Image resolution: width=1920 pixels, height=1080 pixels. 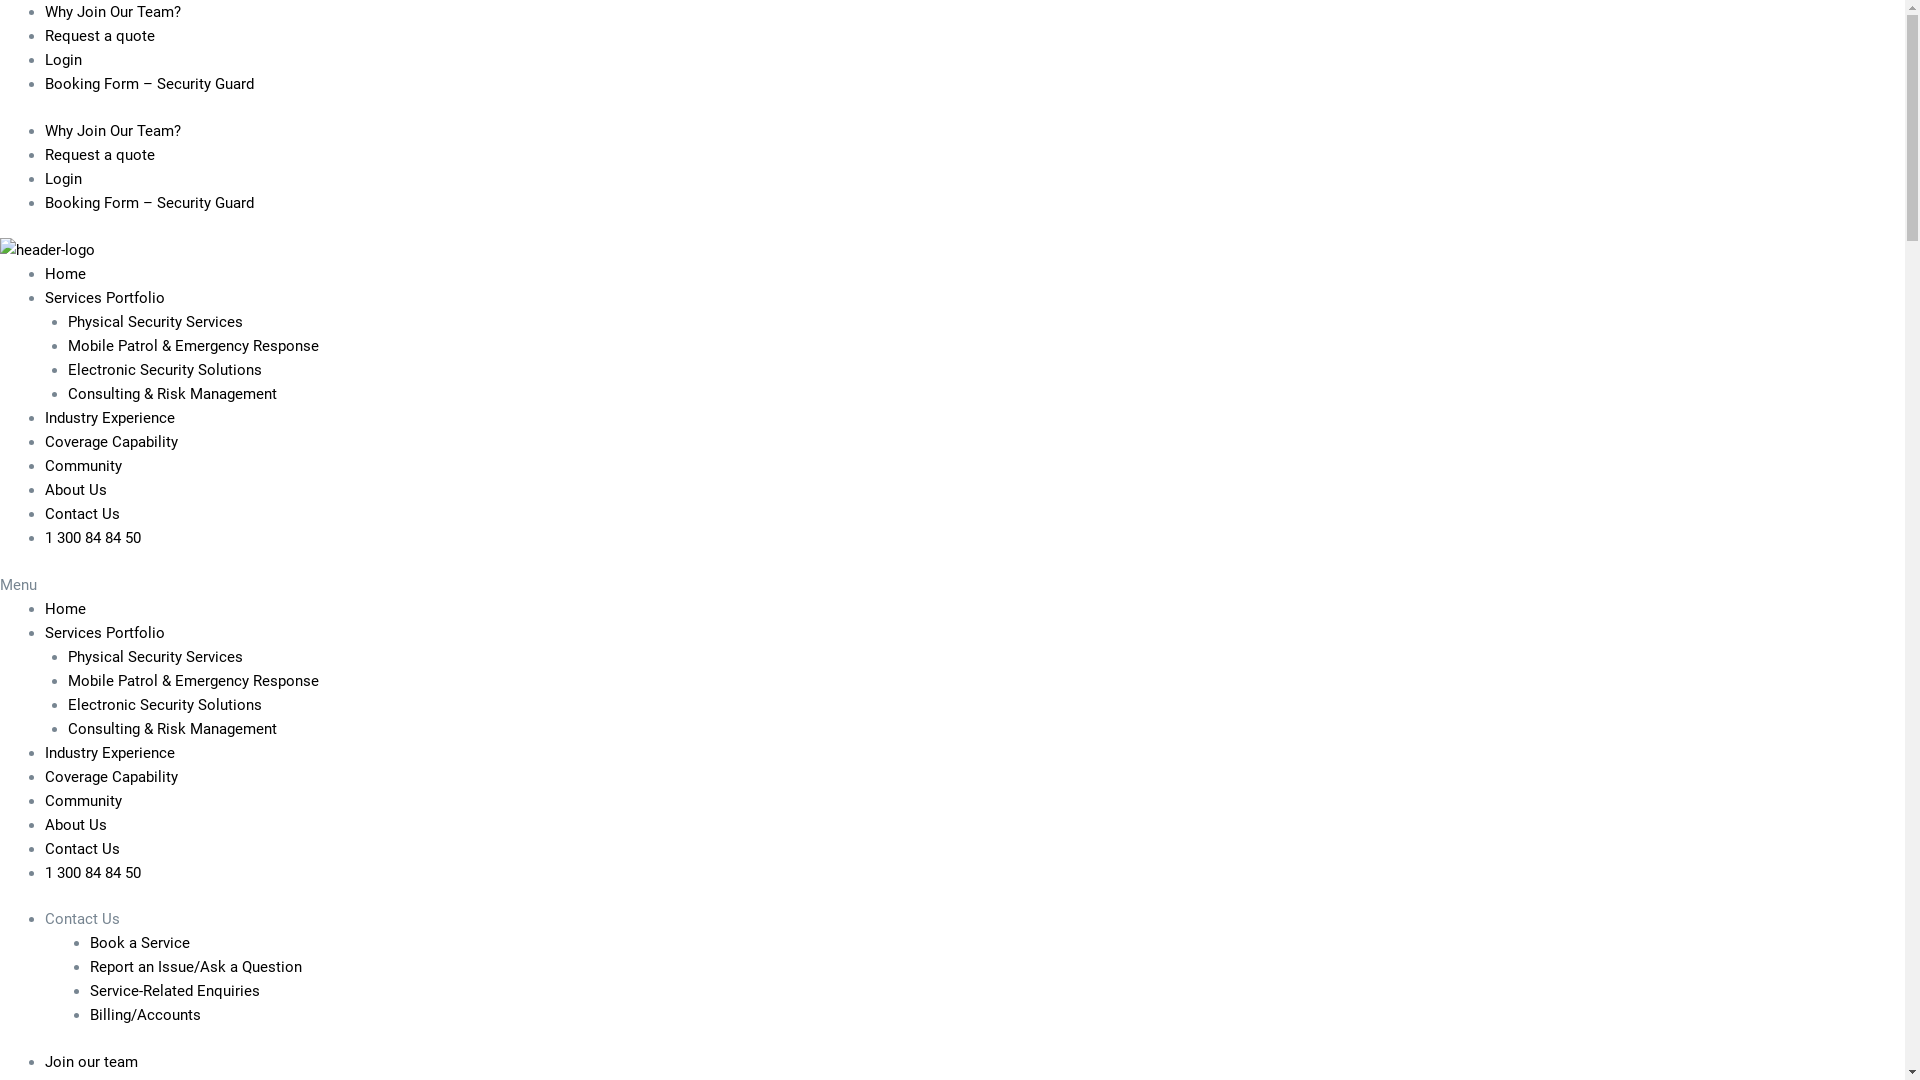 I want to click on 'Contact Us', so click(x=81, y=512).